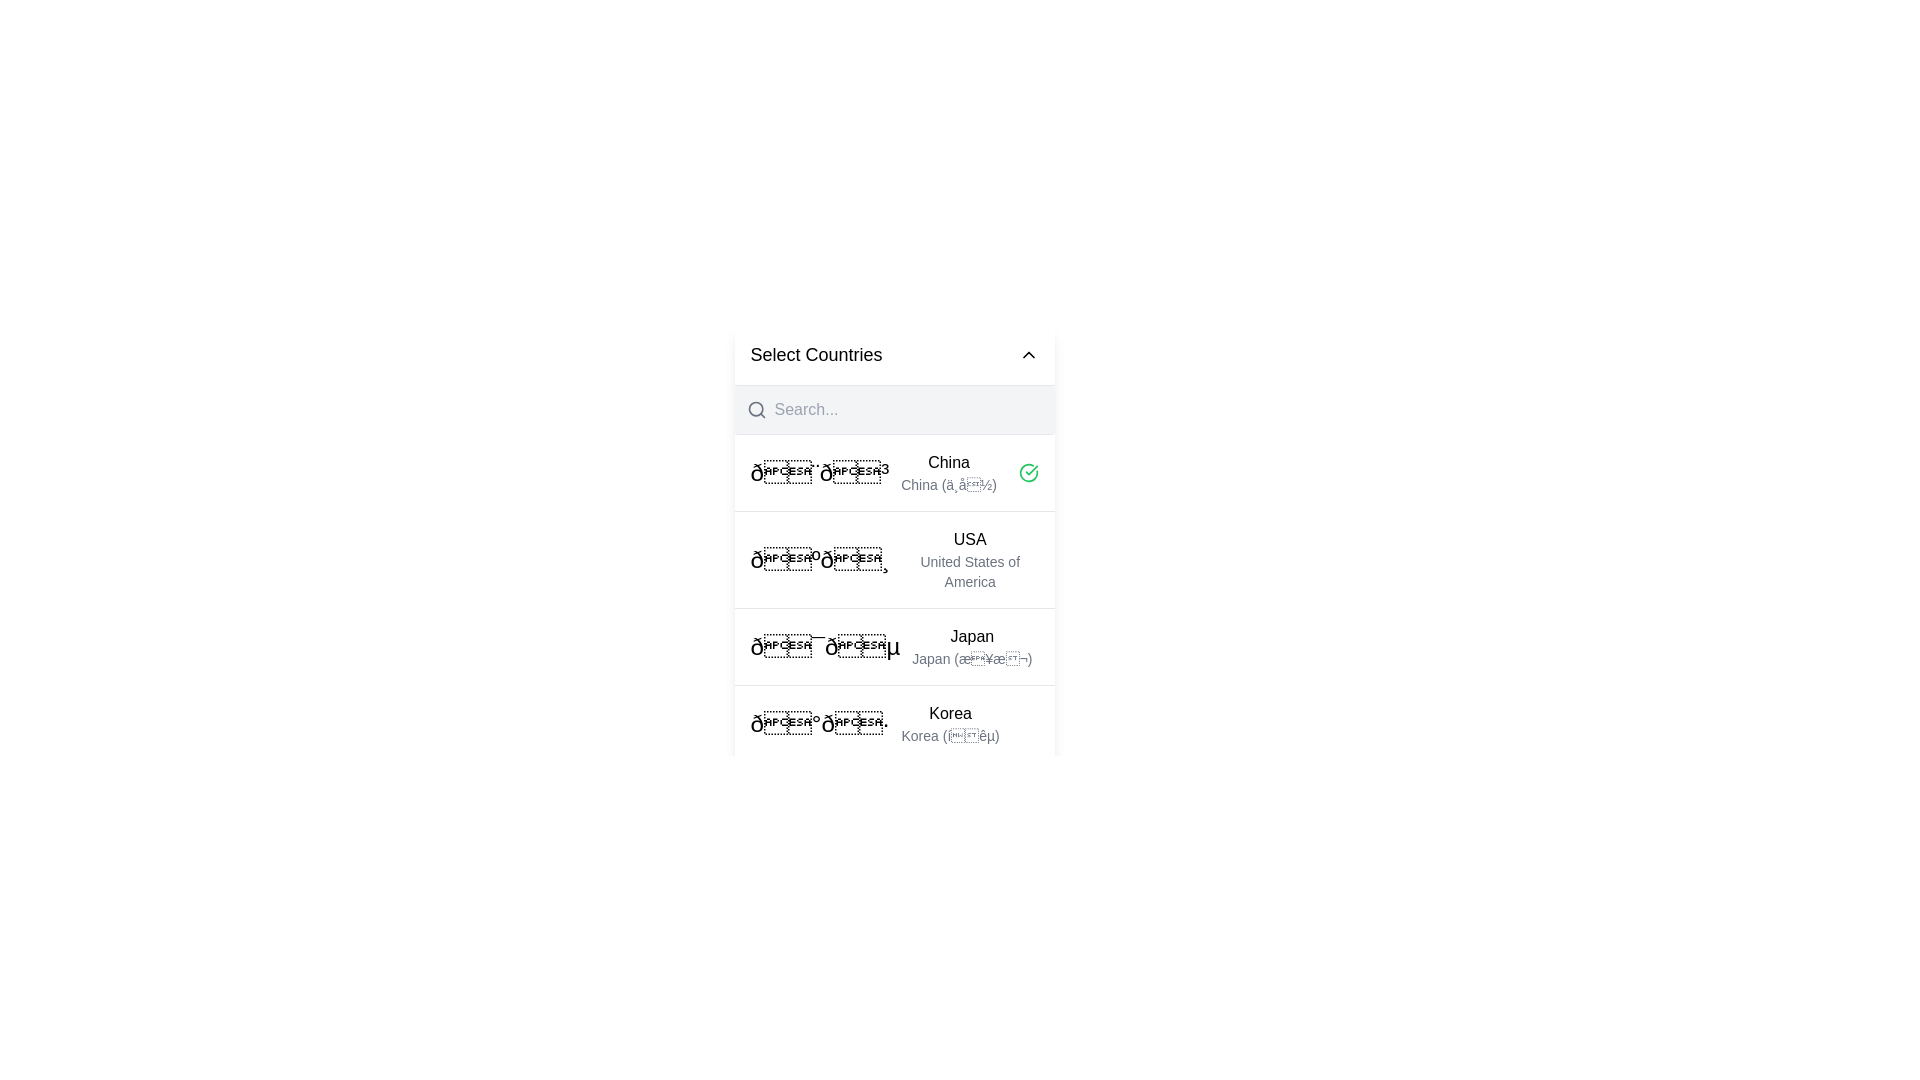 The height and width of the screenshot is (1080, 1920). Describe the element at coordinates (1028, 353) in the screenshot. I see `the Chevron Up icon located in the header section labeled 'Select Countries'` at that location.